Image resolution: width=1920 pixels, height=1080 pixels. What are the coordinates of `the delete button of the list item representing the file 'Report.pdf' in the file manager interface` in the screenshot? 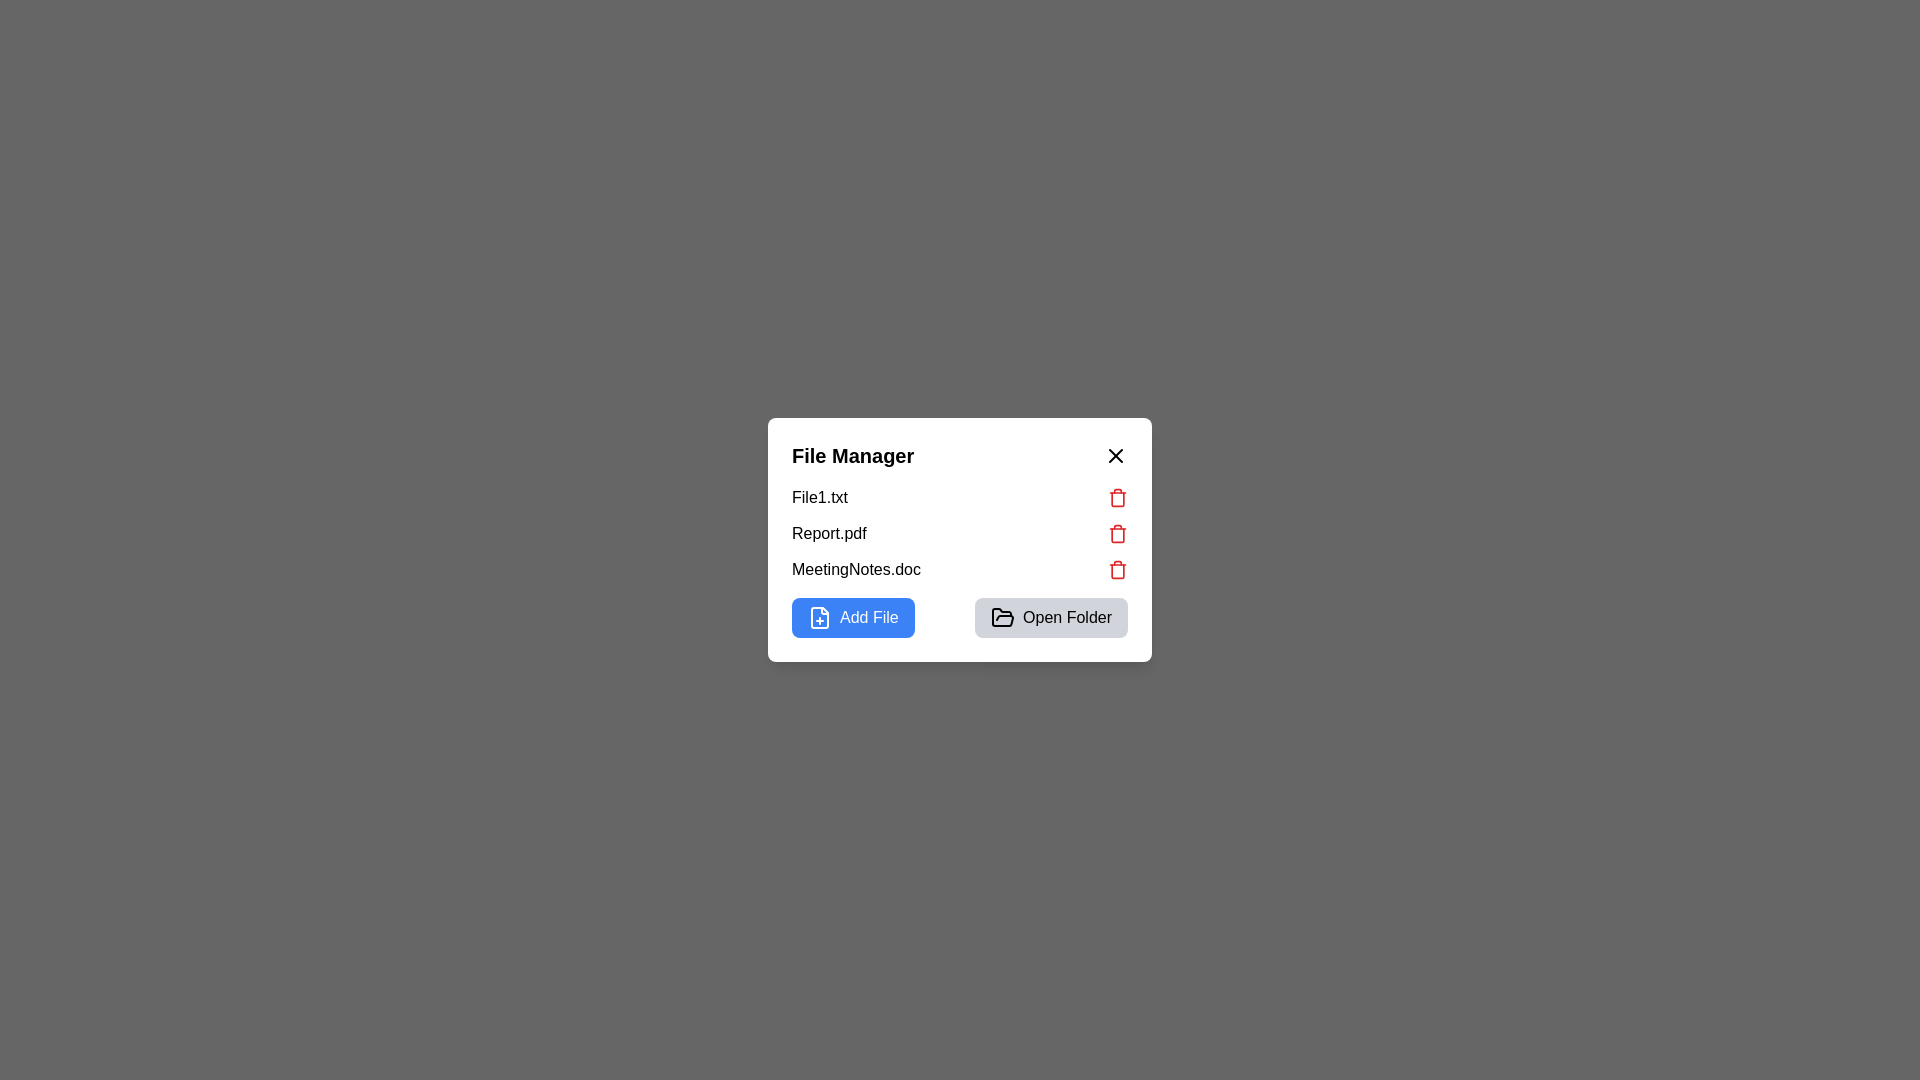 It's located at (960, 532).